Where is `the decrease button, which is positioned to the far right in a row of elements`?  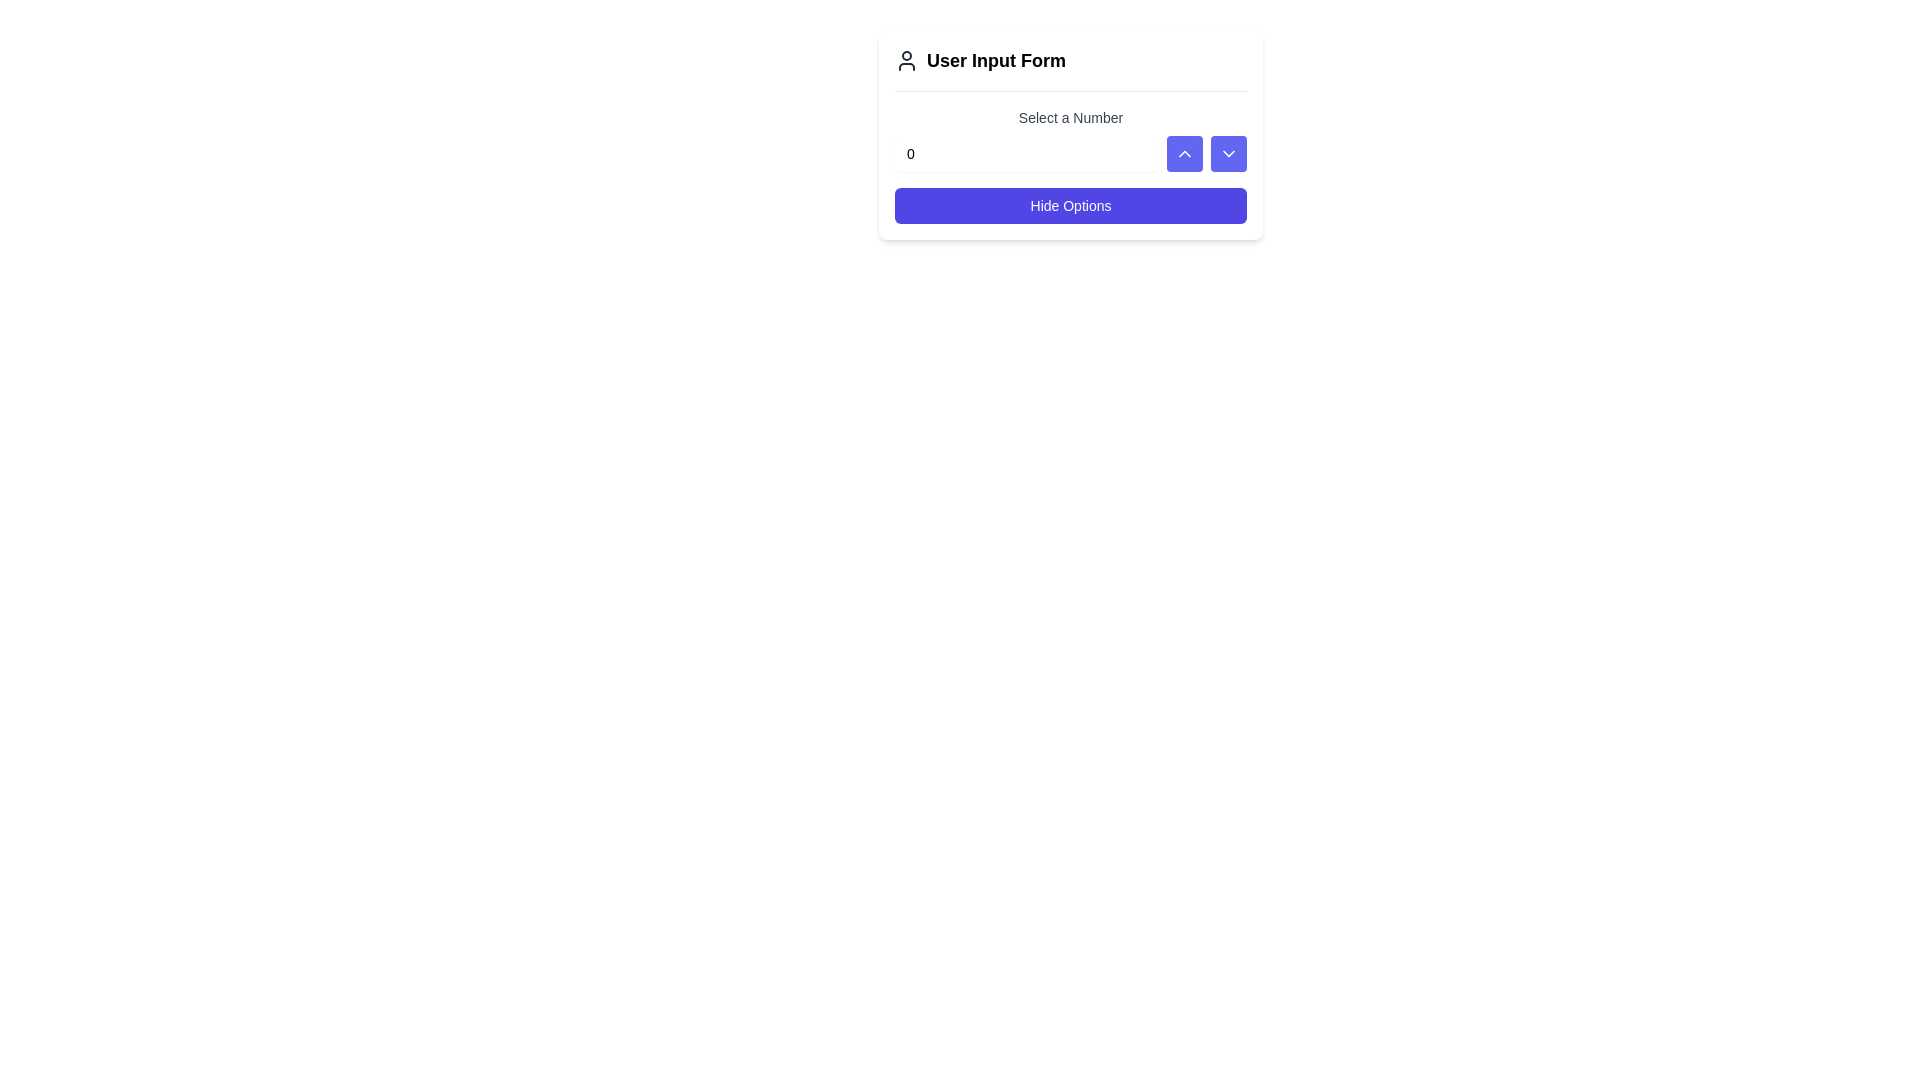 the decrease button, which is positioned to the far right in a row of elements is located at coordinates (1227, 153).